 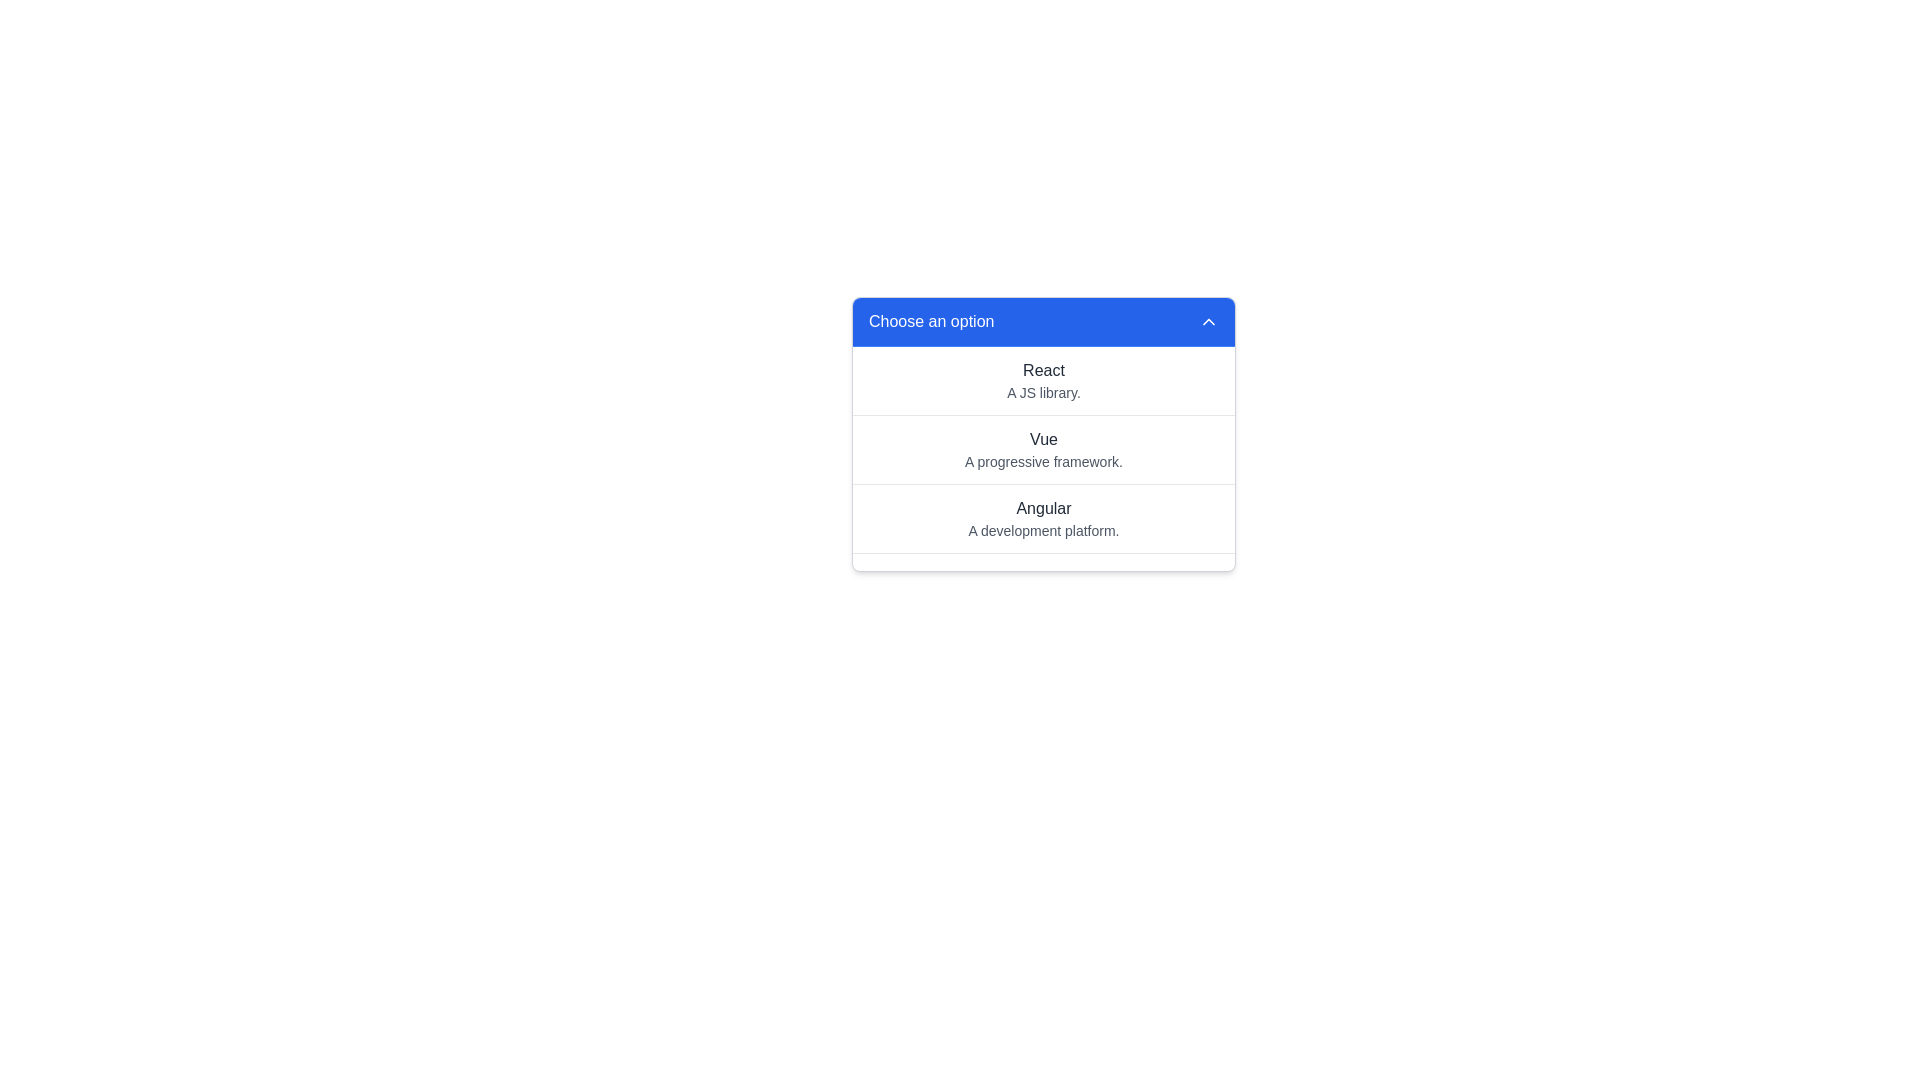 What do you see at coordinates (1042, 508) in the screenshot?
I see `the text label displaying 'Angular' in dark gray color, which is the third option in the dropdown menu` at bounding box center [1042, 508].